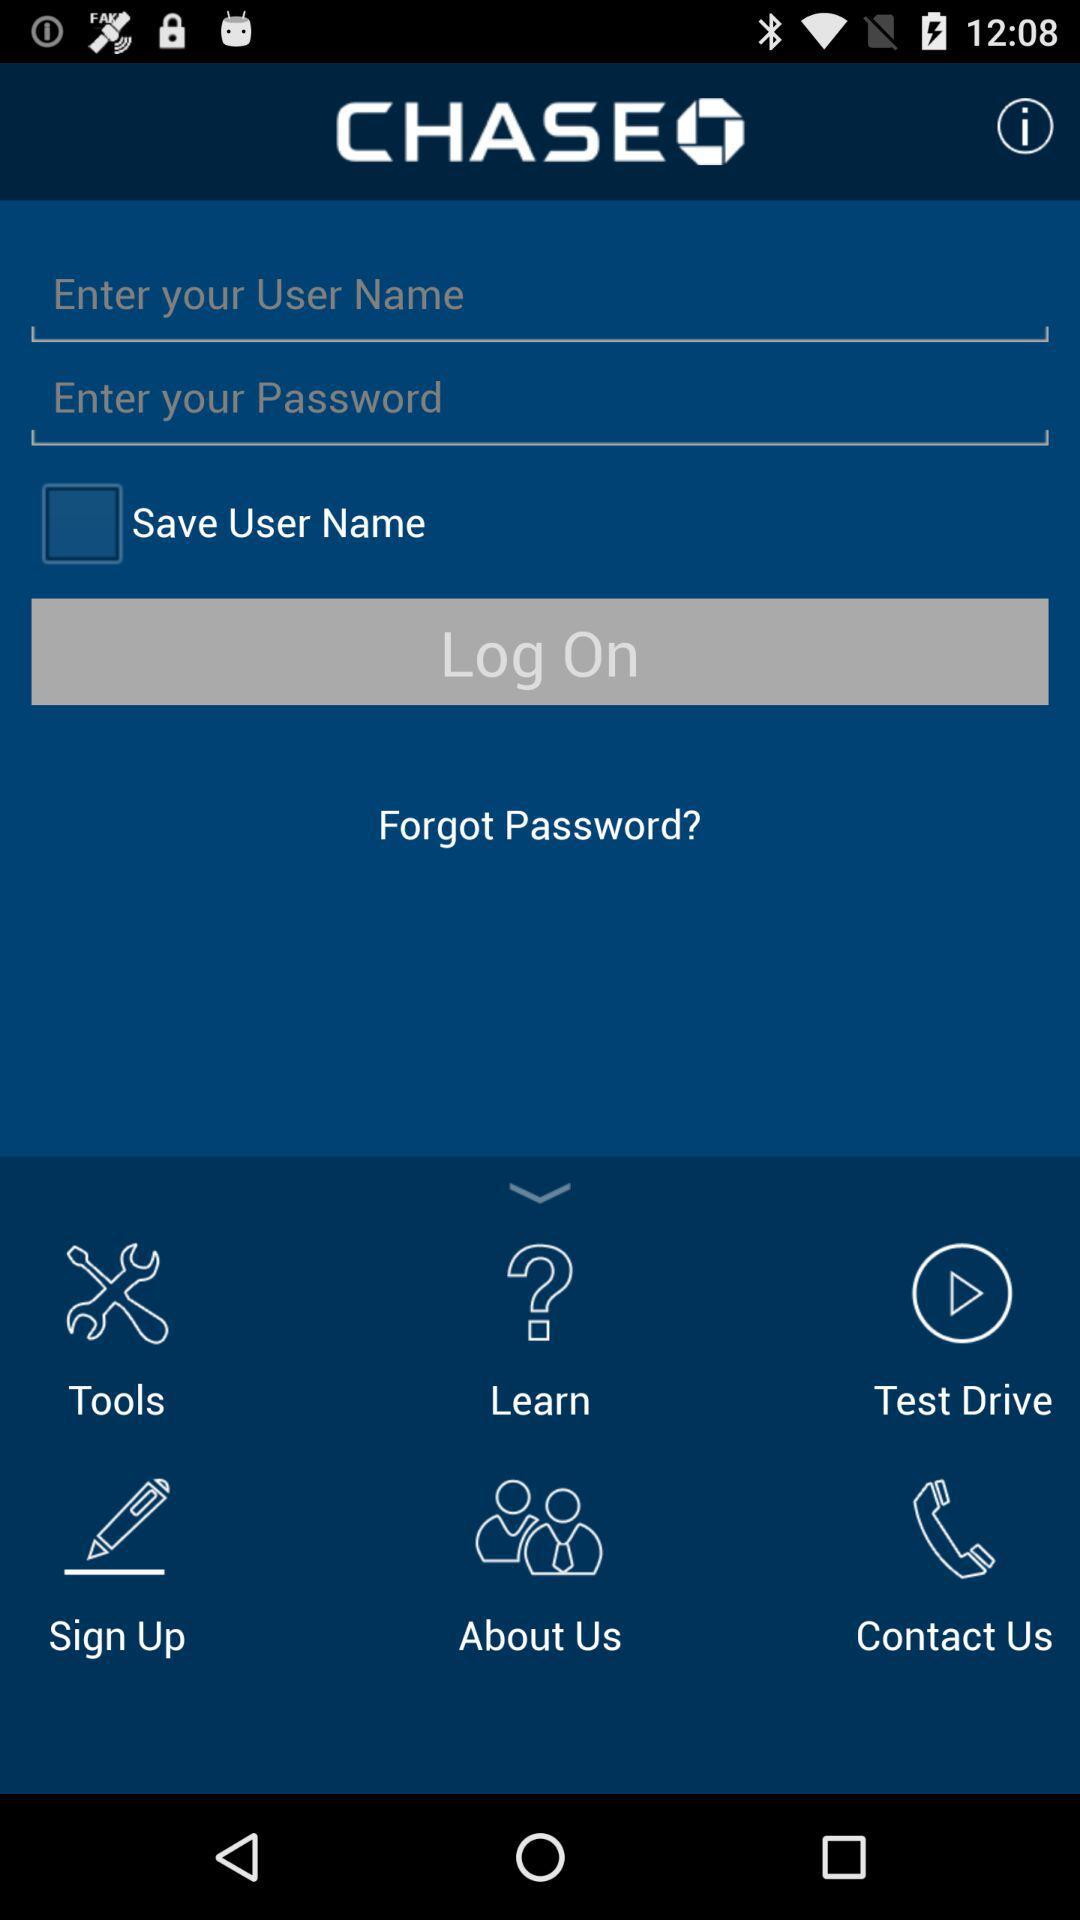 The image size is (1080, 1920). What do you see at coordinates (116, 1562) in the screenshot?
I see `sign up` at bounding box center [116, 1562].